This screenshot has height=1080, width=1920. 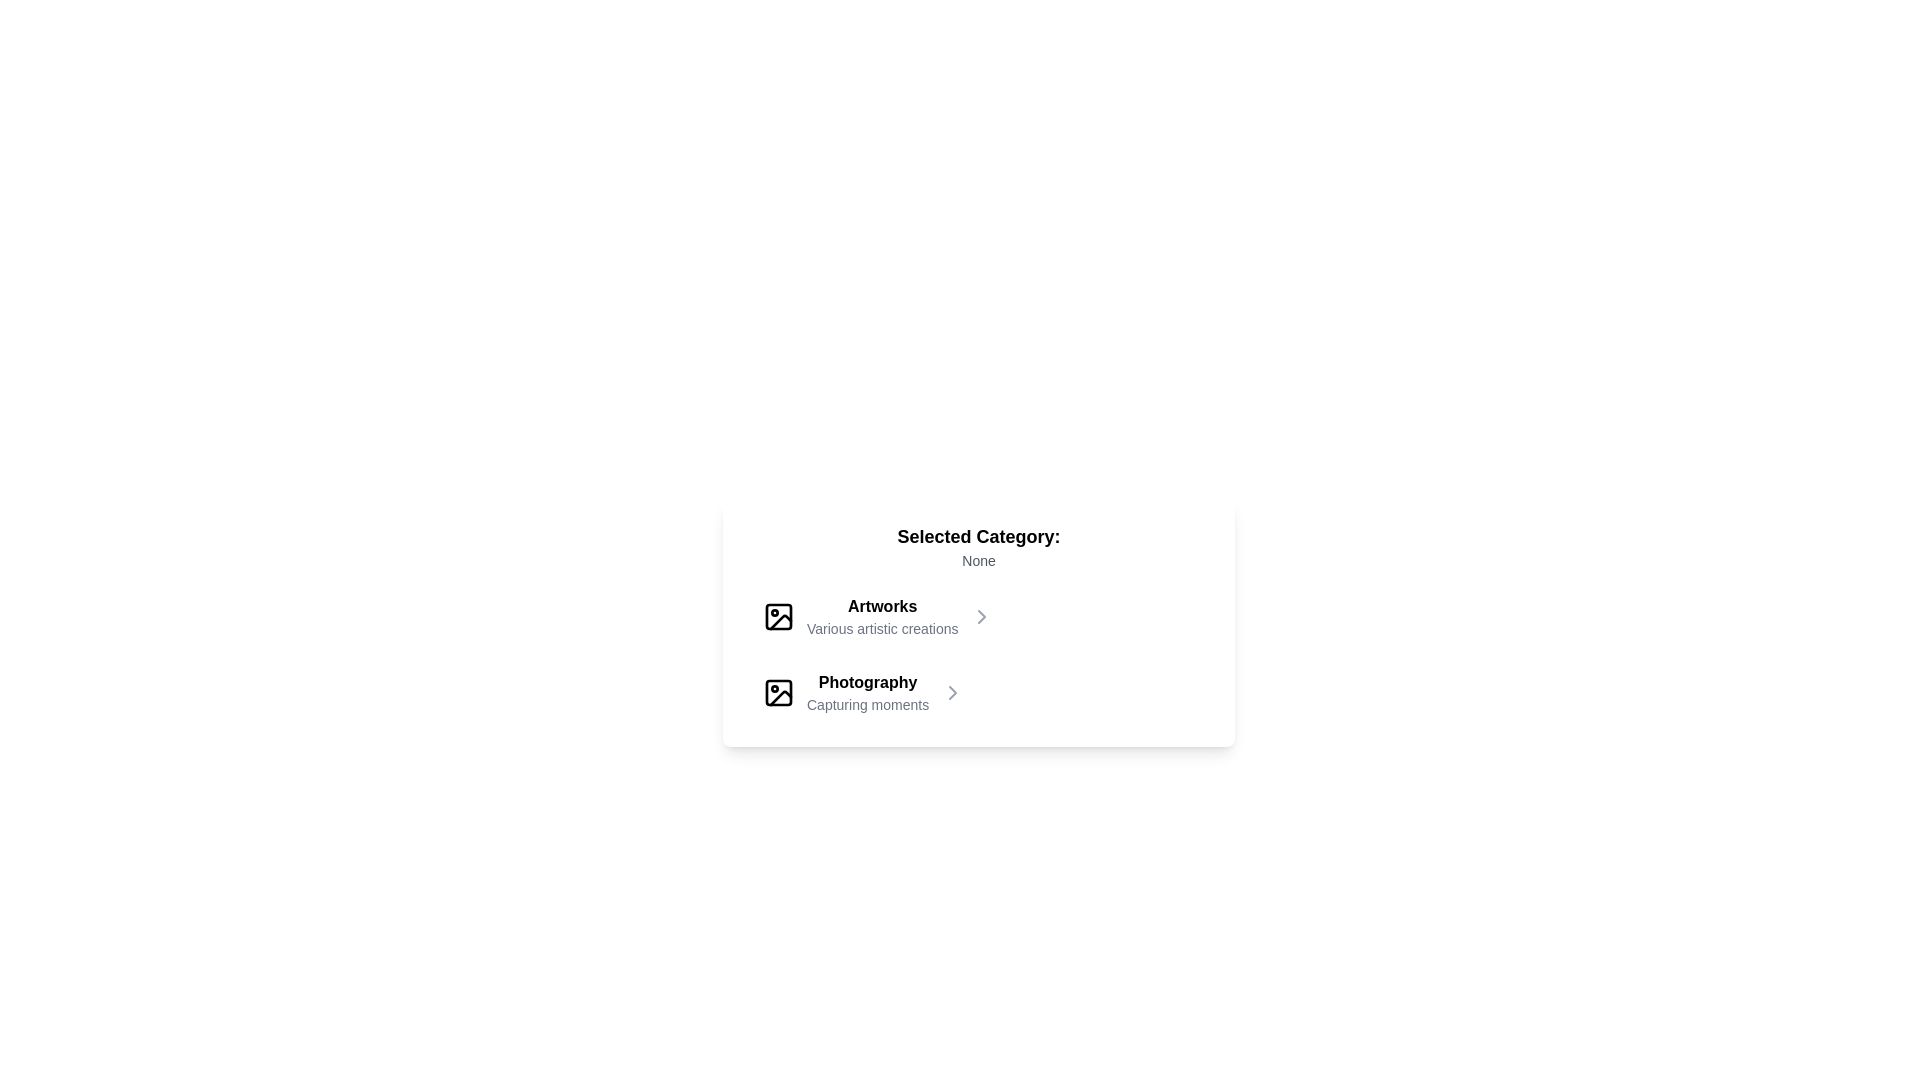 I want to click on the Text Label indicating the category 'Artworks' with the subtitle 'Various artistic creations', located beneath 'Selected Category: None', so click(x=881, y=616).